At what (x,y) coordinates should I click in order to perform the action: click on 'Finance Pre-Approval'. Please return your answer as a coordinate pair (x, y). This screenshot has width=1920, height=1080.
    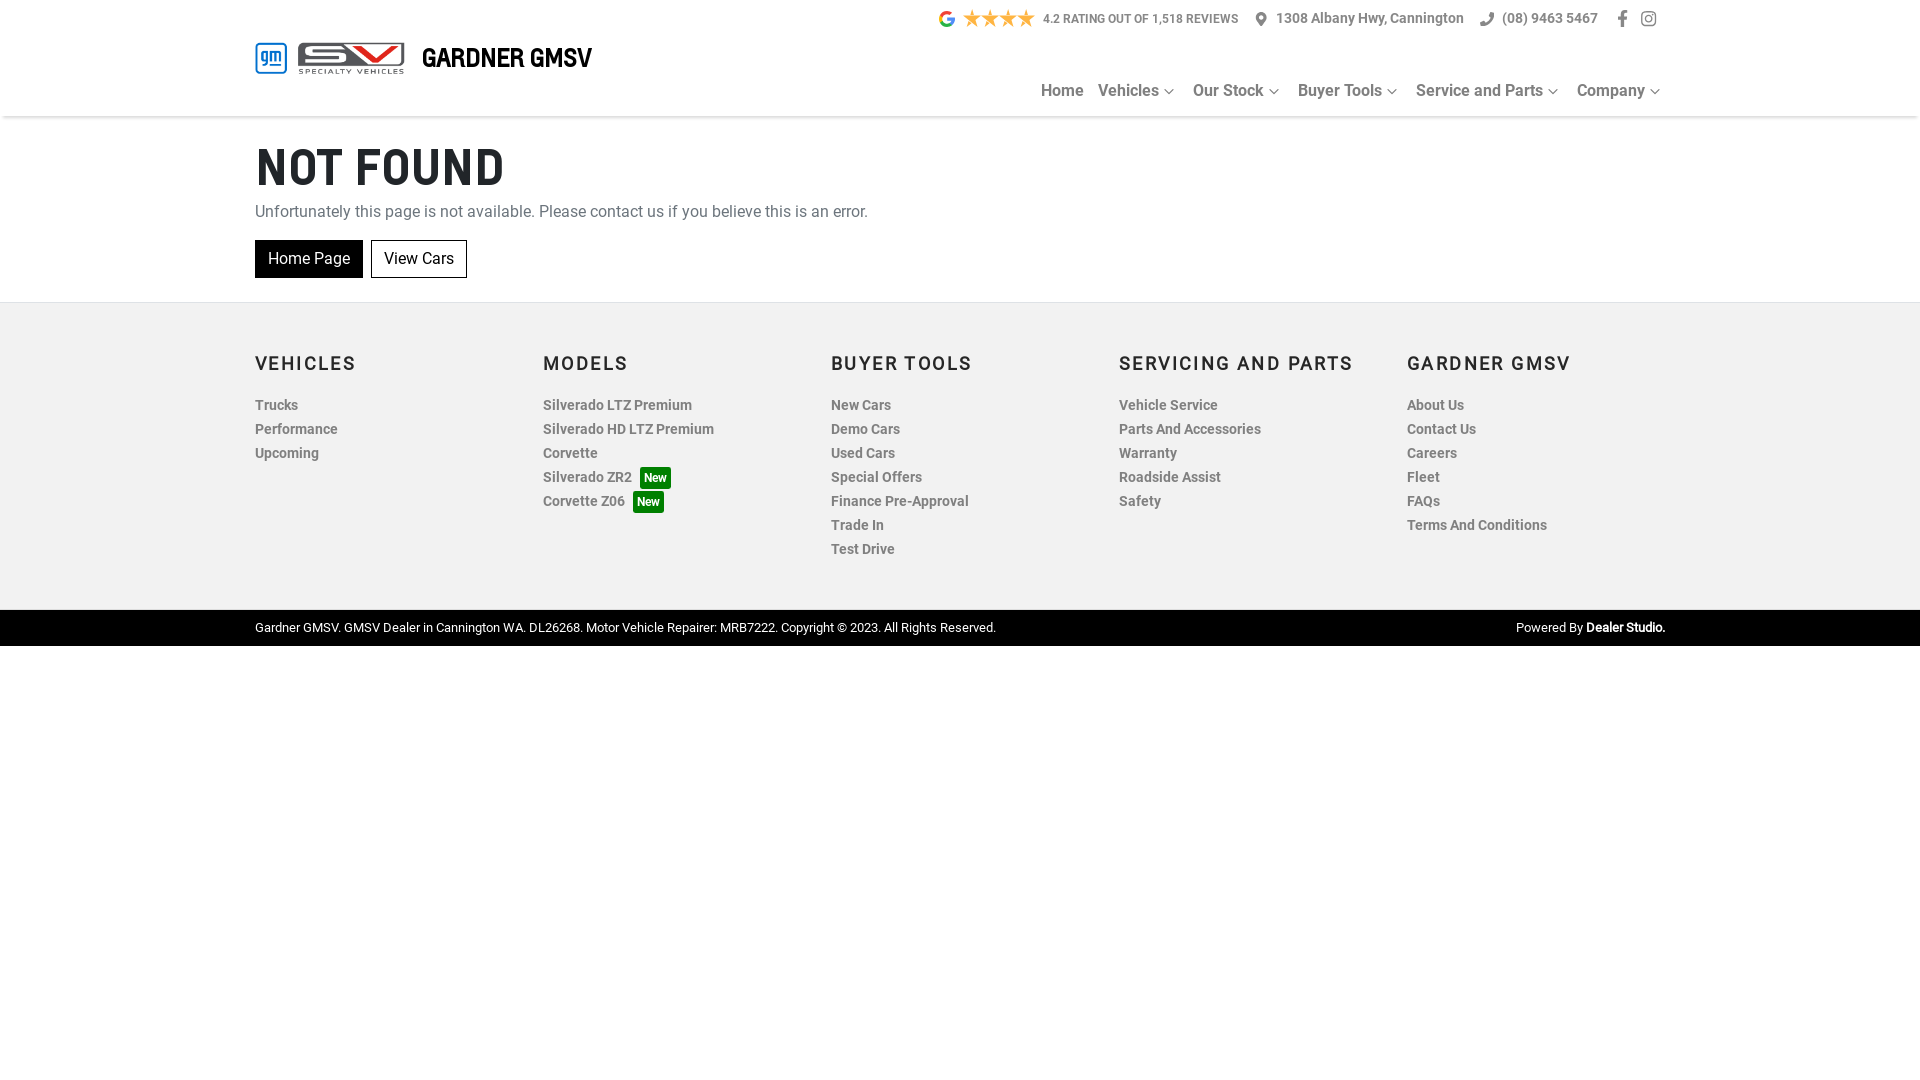
    Looking at the image, I should click on (899, 500).